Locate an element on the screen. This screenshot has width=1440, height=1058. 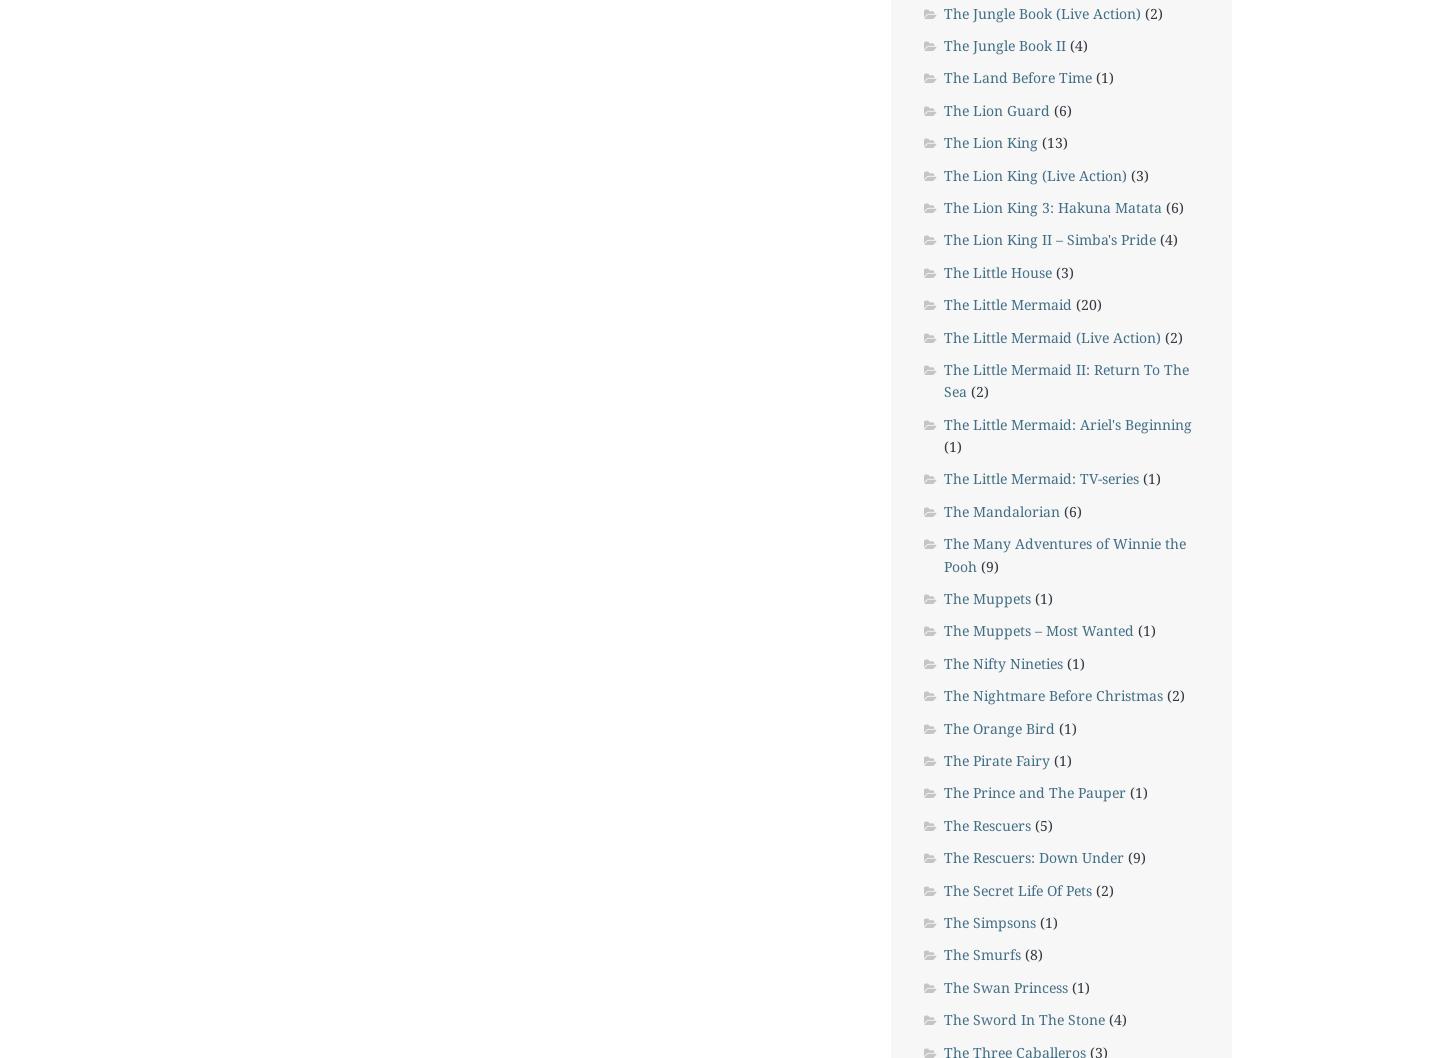
'The Nifty Nineties' is located at coordinates (1001, 661).